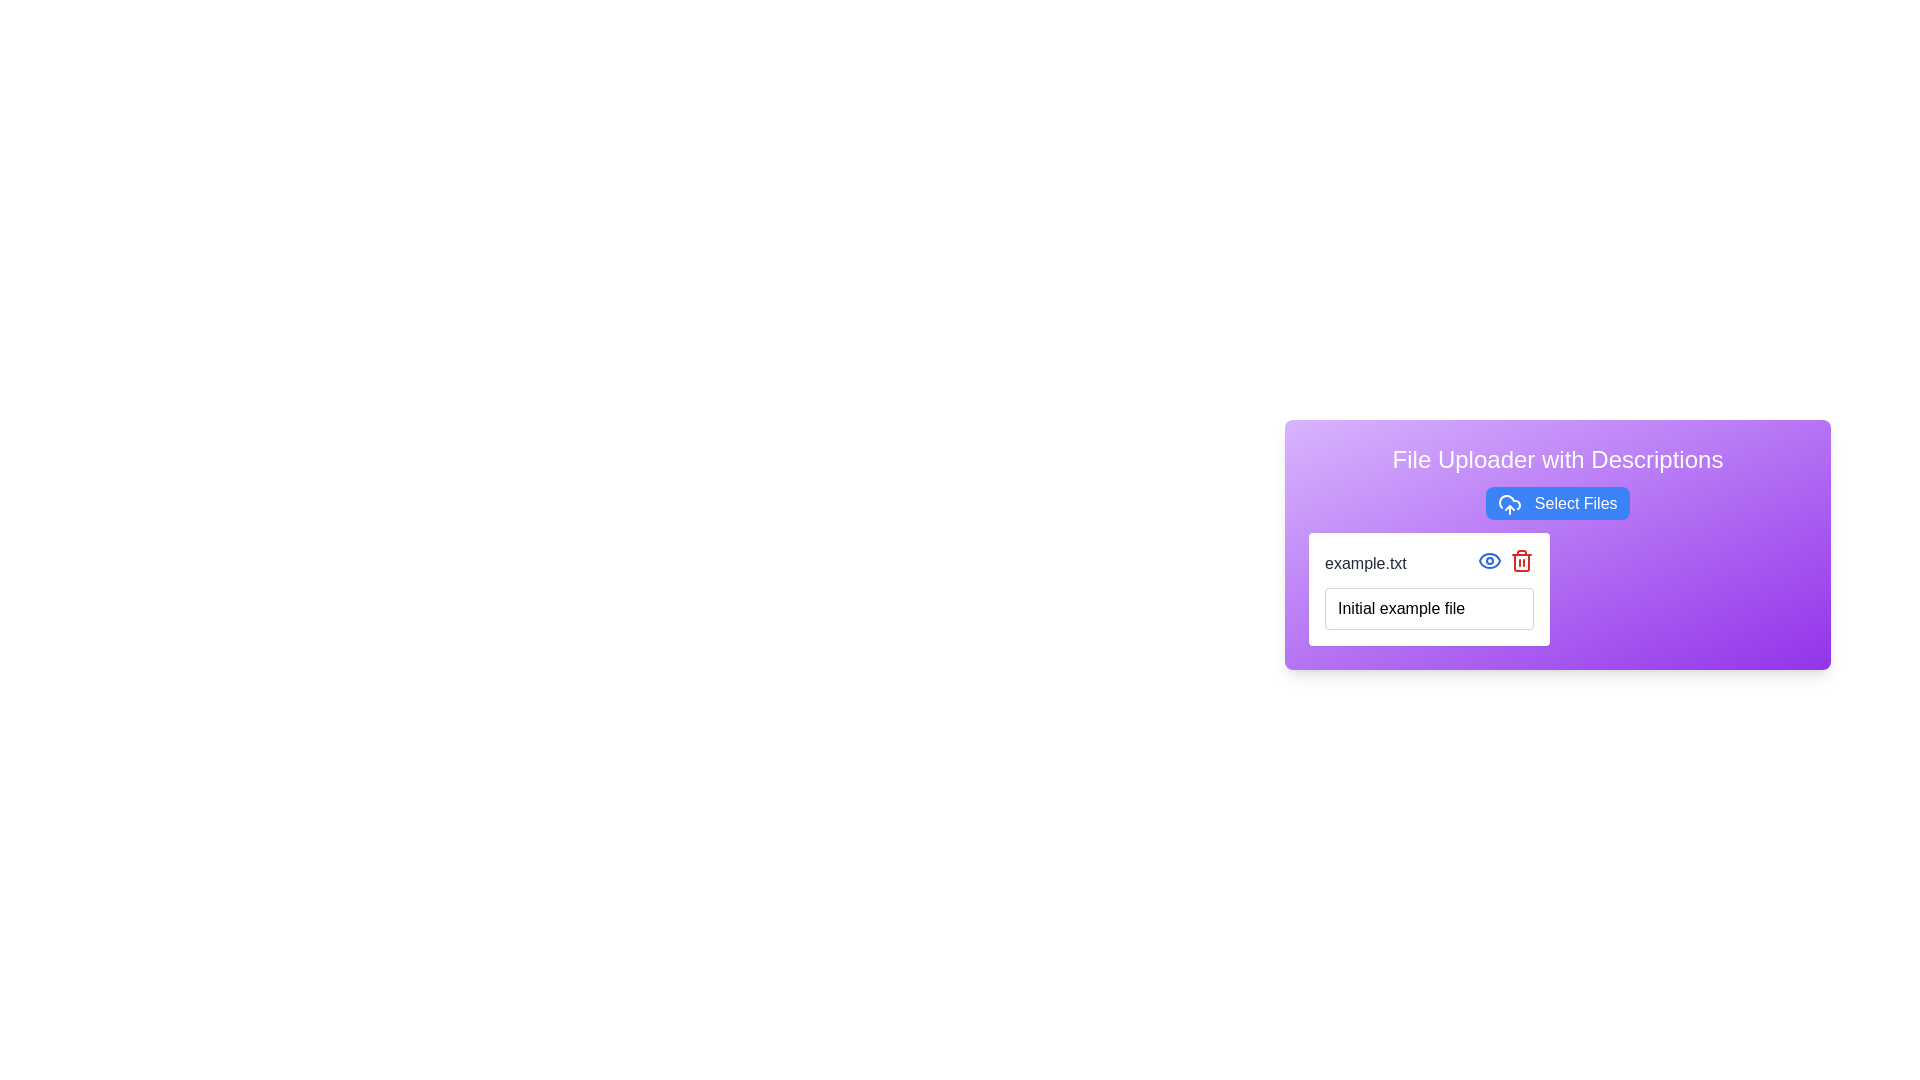 This screenshot has height=1080, width=1920. I want to click on the button located at the top right portion of the 'File Uploader with Descriptions' interface, so click(1557, 502).